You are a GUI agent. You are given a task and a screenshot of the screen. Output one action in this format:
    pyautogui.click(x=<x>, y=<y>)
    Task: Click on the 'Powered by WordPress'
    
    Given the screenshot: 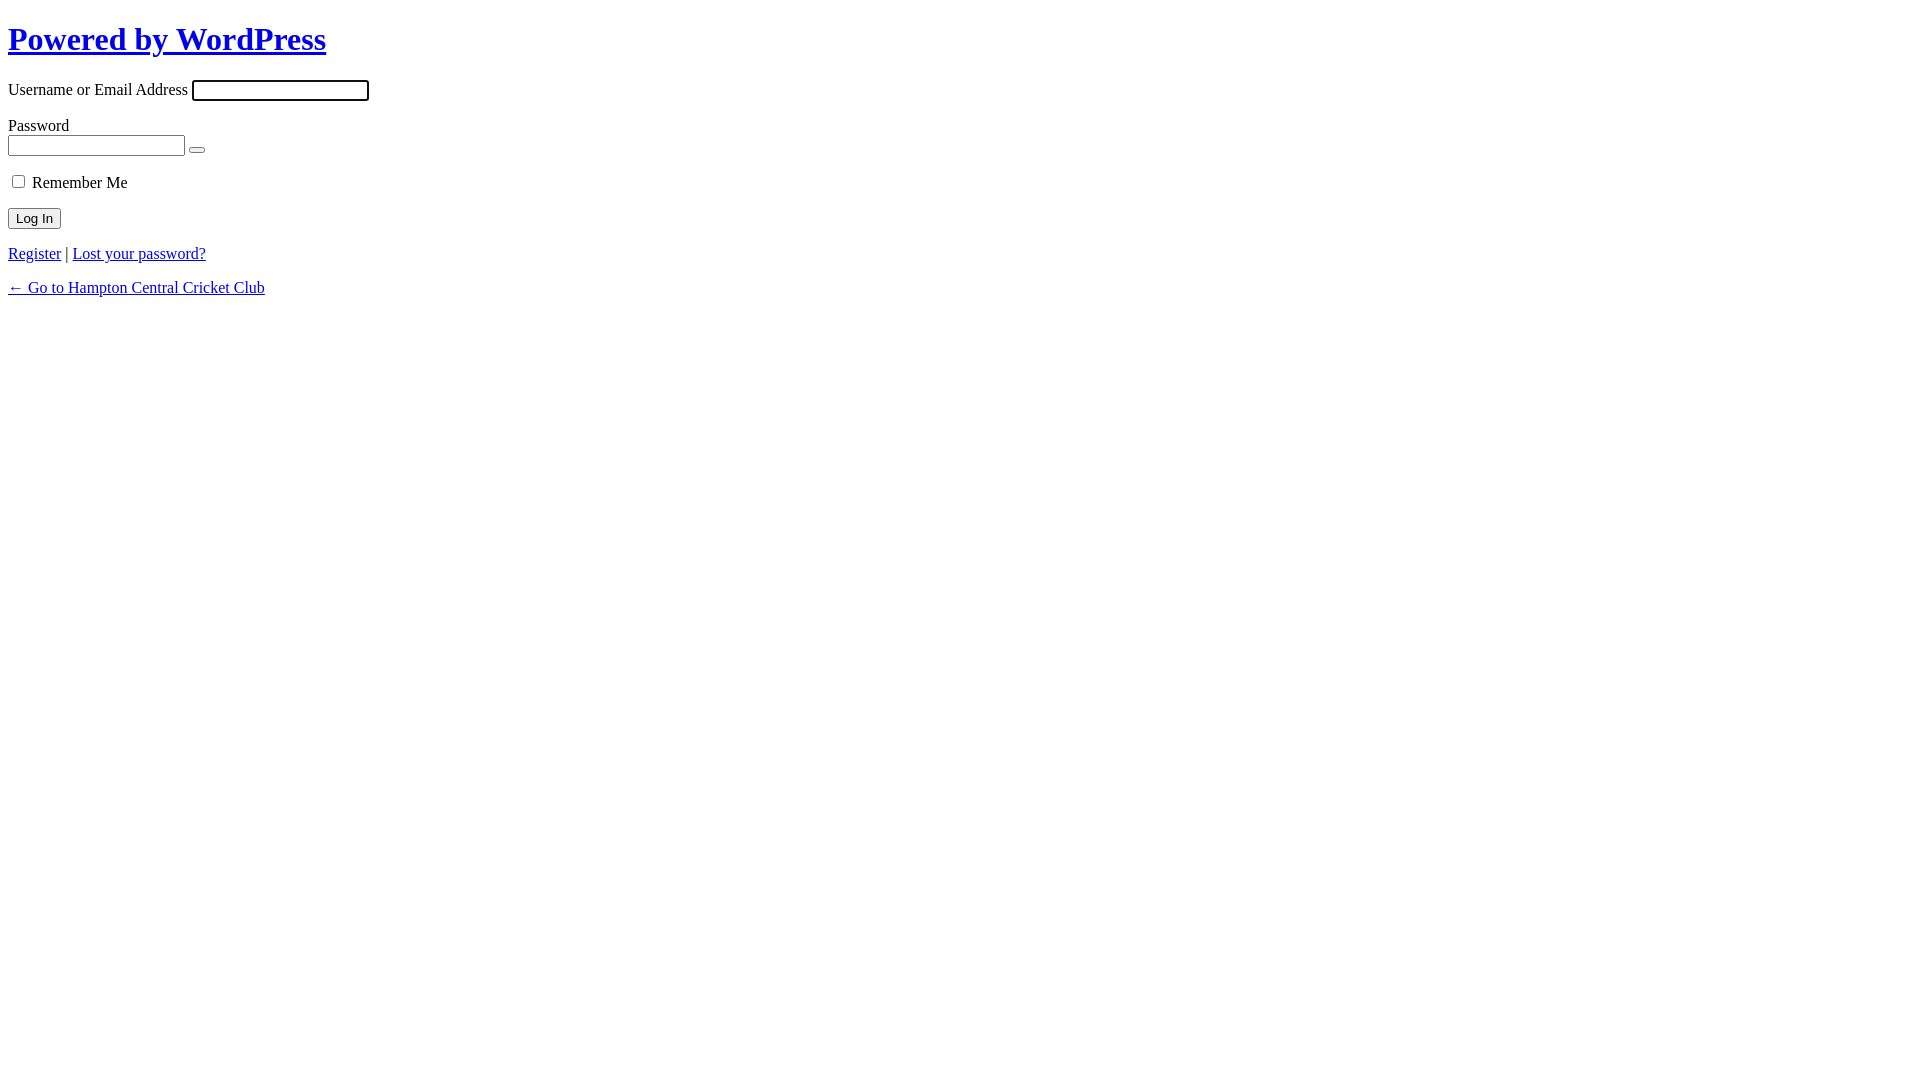 What is the action you would take?
    pyautogui.click(x=167, y=38)
    